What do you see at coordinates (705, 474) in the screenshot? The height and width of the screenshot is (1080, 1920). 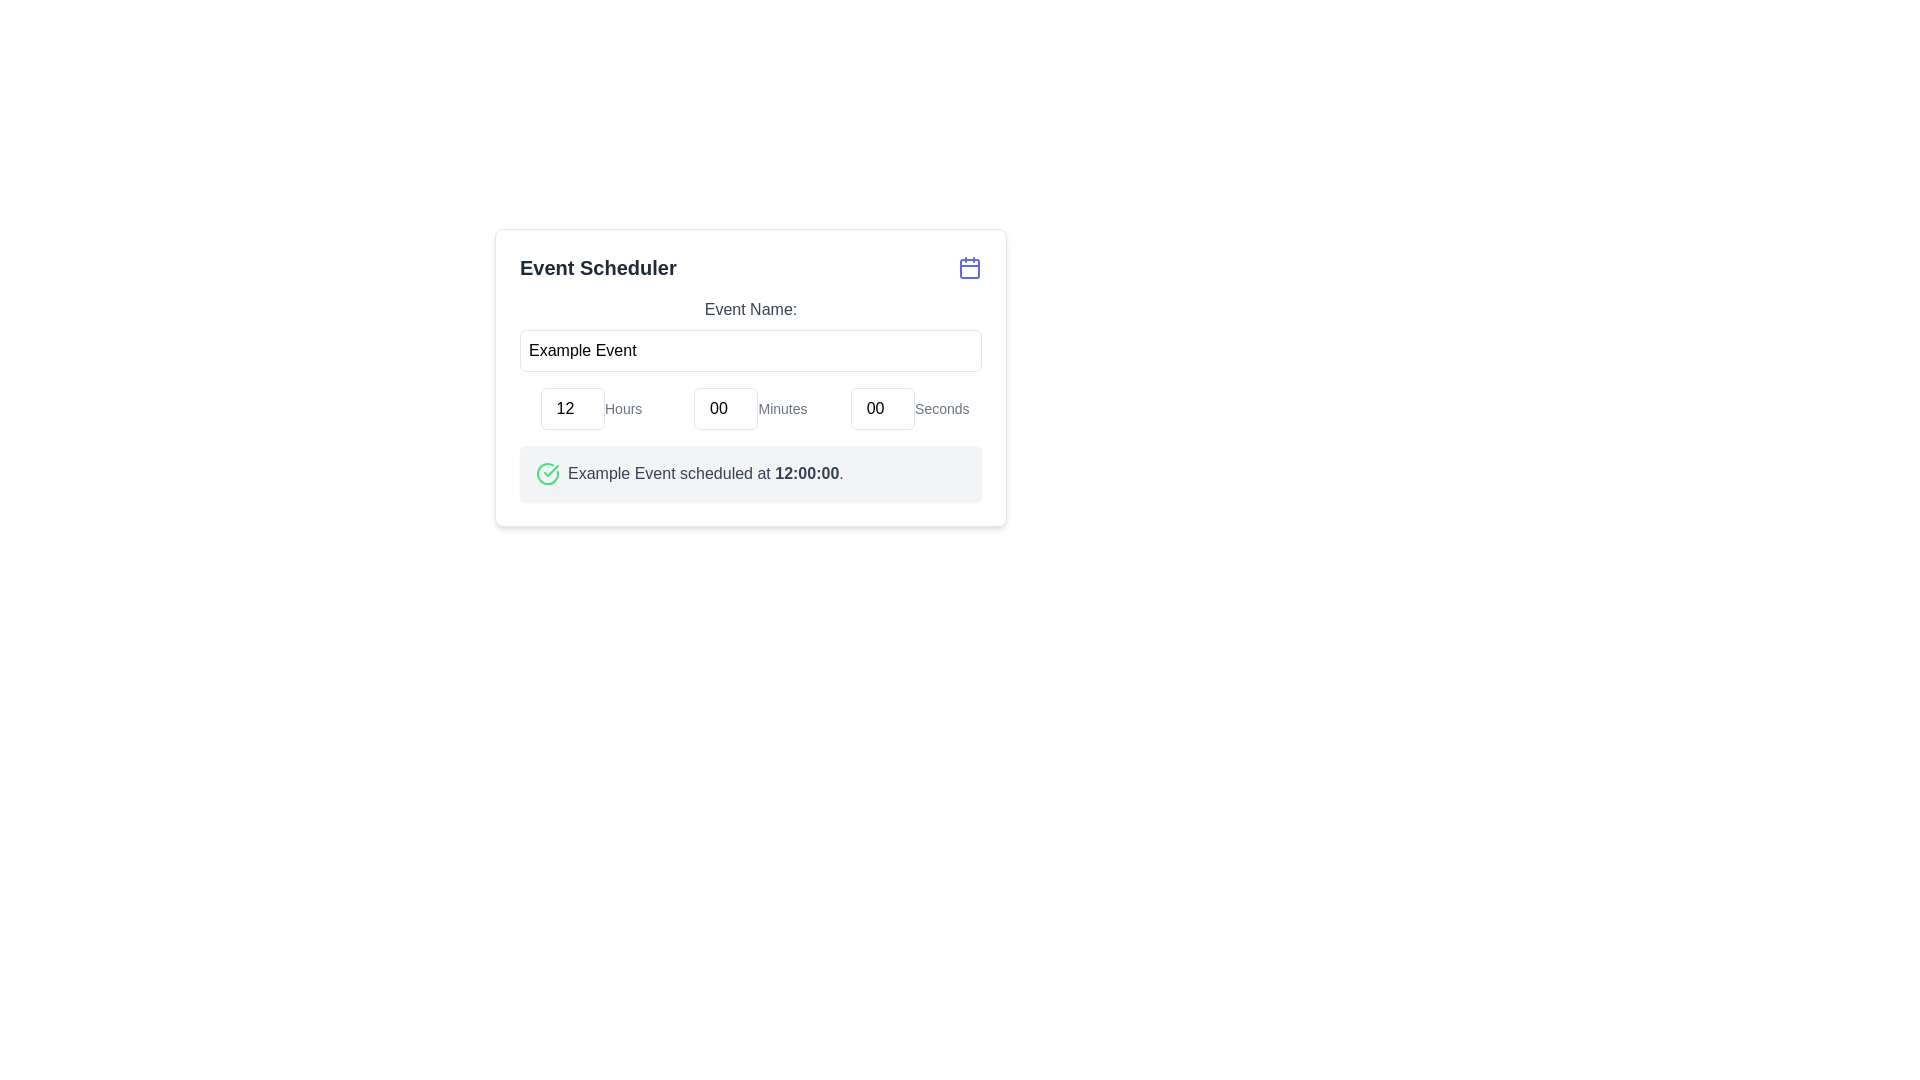 I see `the Text Label displaying 'Example Event scheduled at 12:00:00.' which is styled in gray and located next to a green check icon` at bounding box center [705, 474].